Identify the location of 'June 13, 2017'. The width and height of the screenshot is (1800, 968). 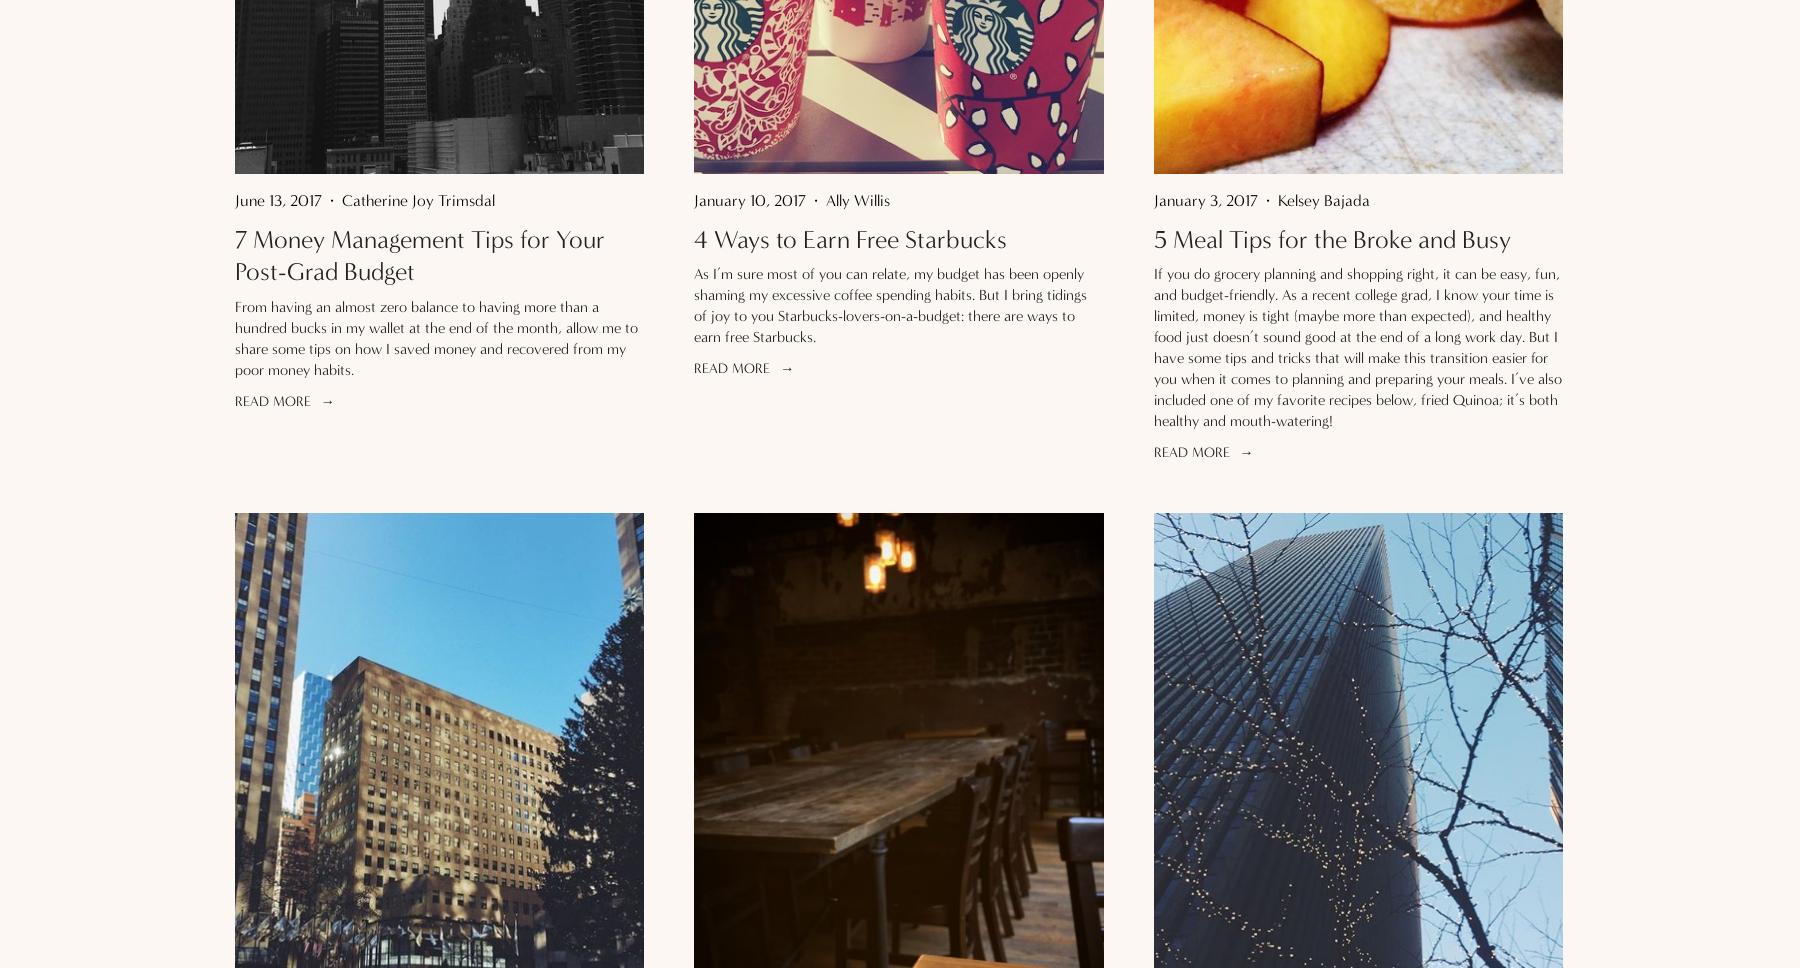
(277, 199).